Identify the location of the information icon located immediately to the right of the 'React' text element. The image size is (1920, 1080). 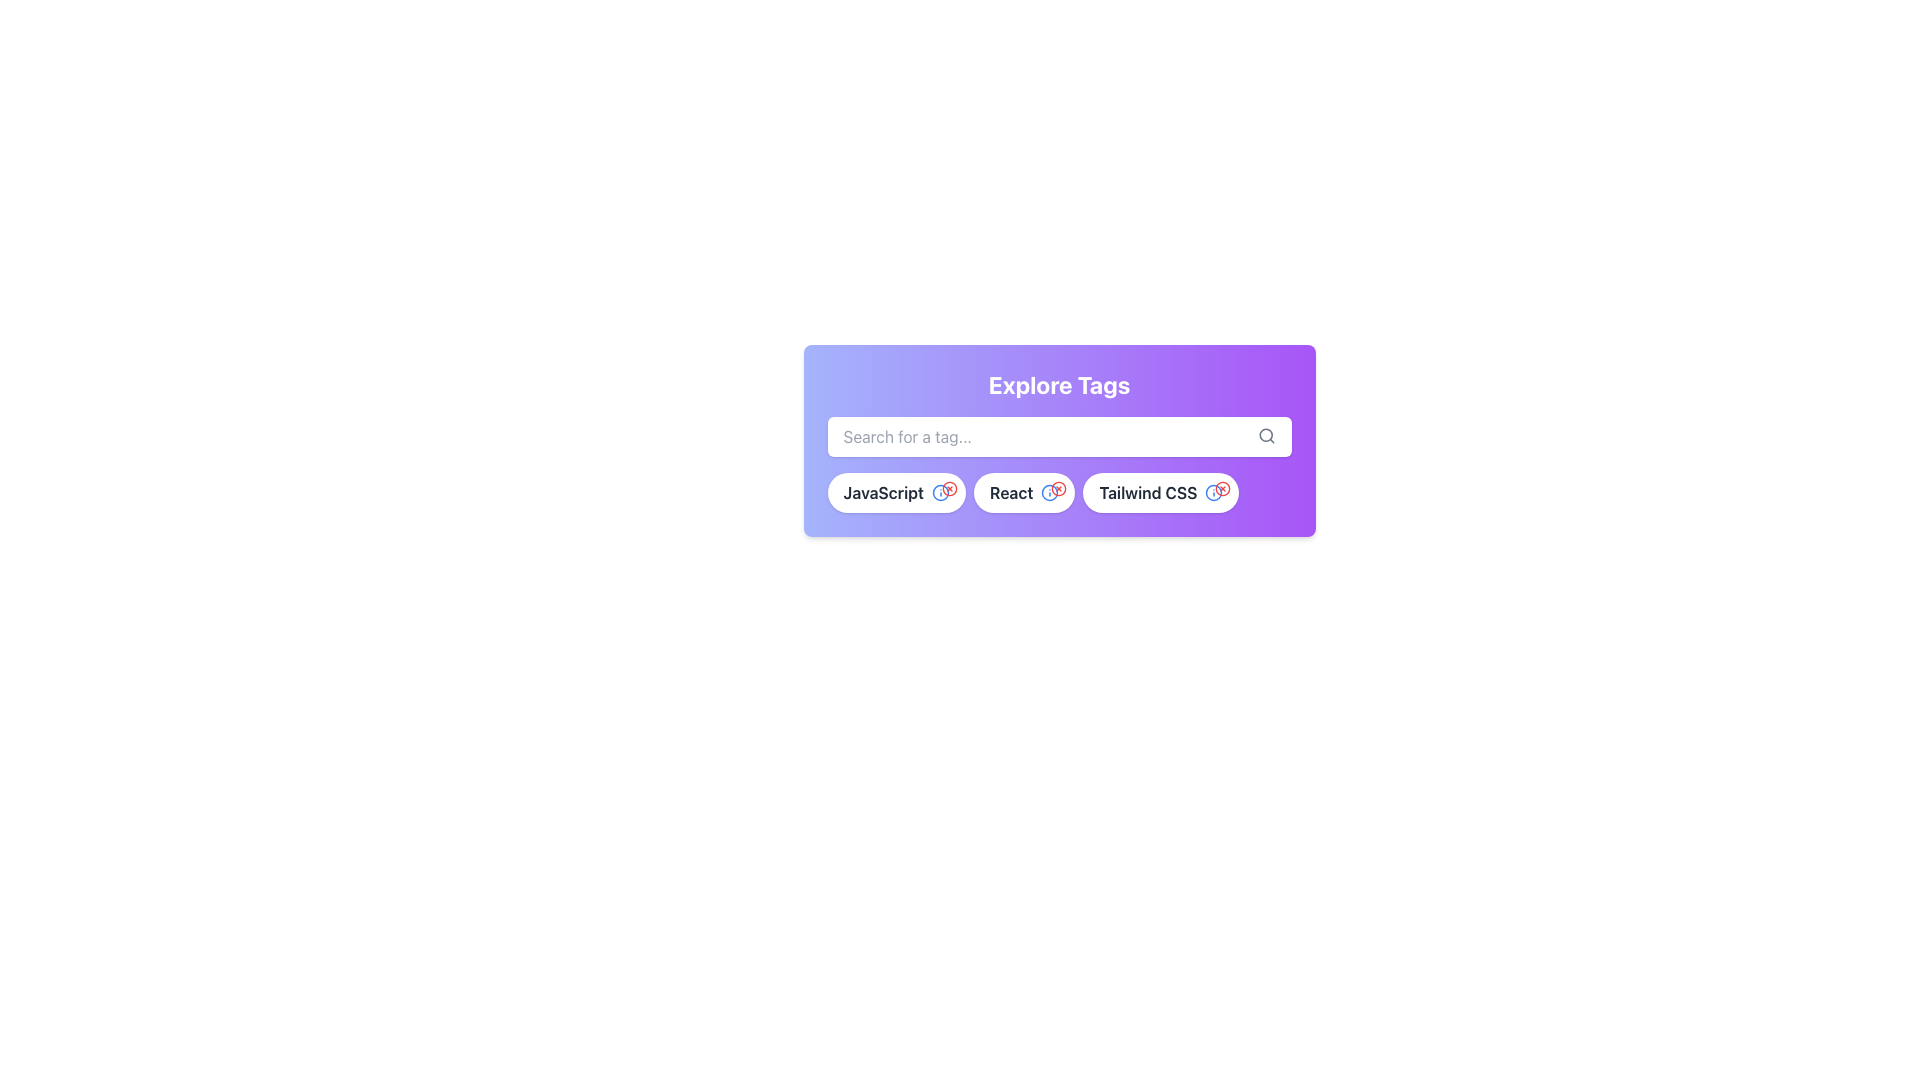
(1049, 493).